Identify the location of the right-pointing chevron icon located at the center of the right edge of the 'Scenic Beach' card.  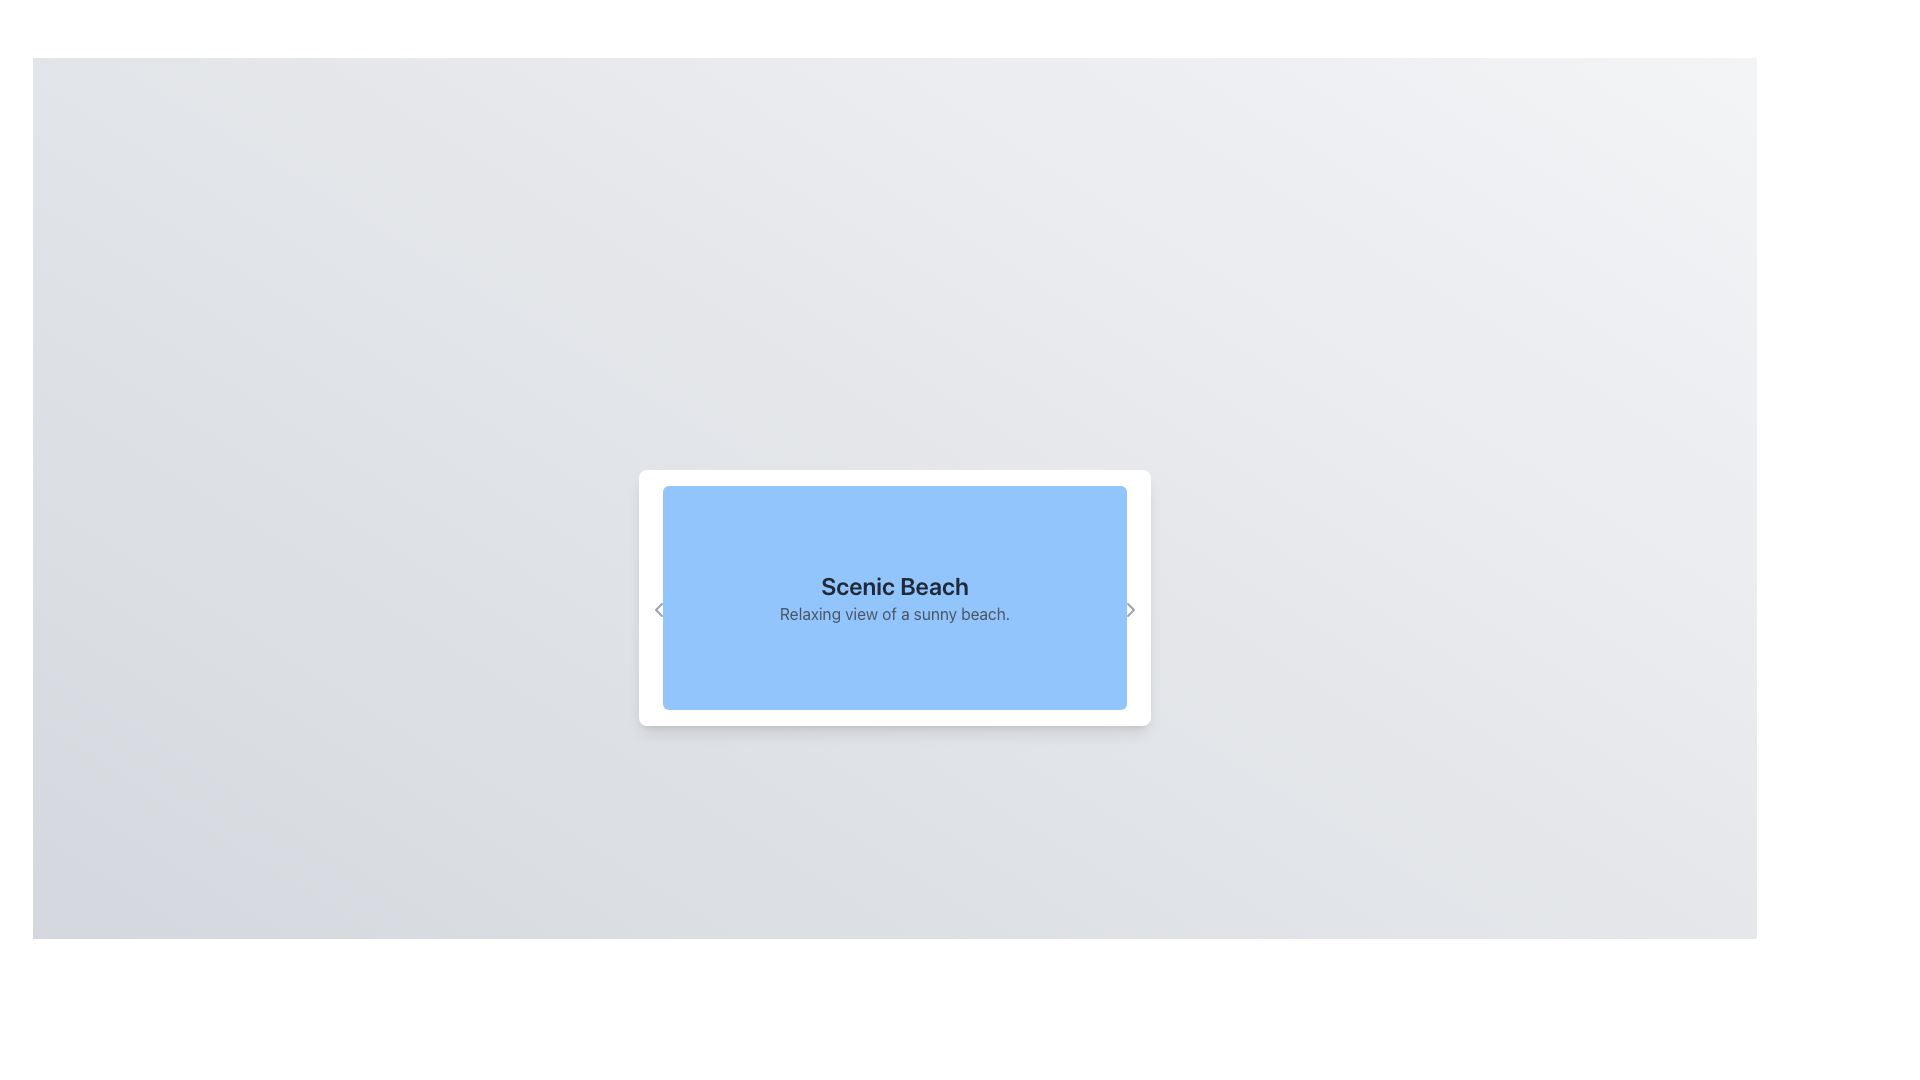
(1131, 608).